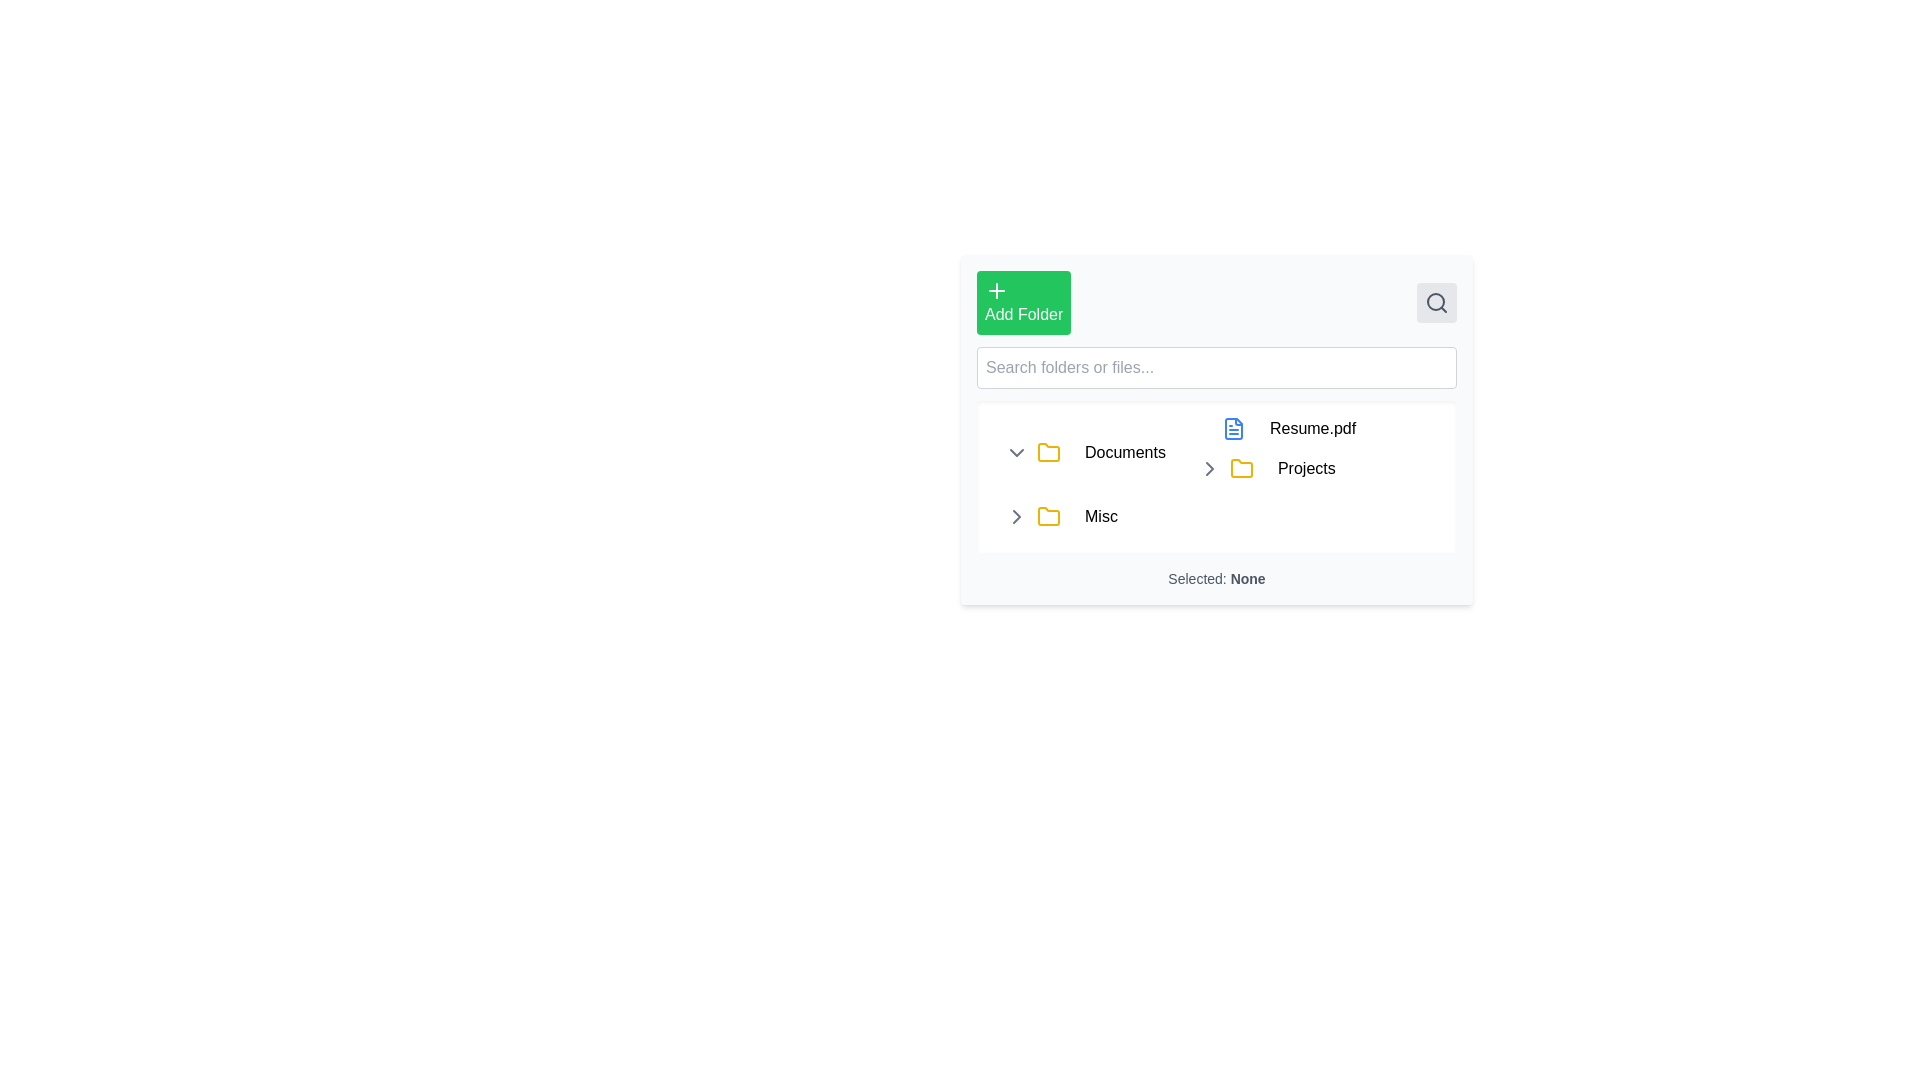 The height and width of the screenshot is (1080, 1920). What do you see at coordinates (1048, 452) in the screenshot?
I see `the folder icon with a yellow outline located to the left of the 'Projects' text label` at bounding box center [1048, 452].